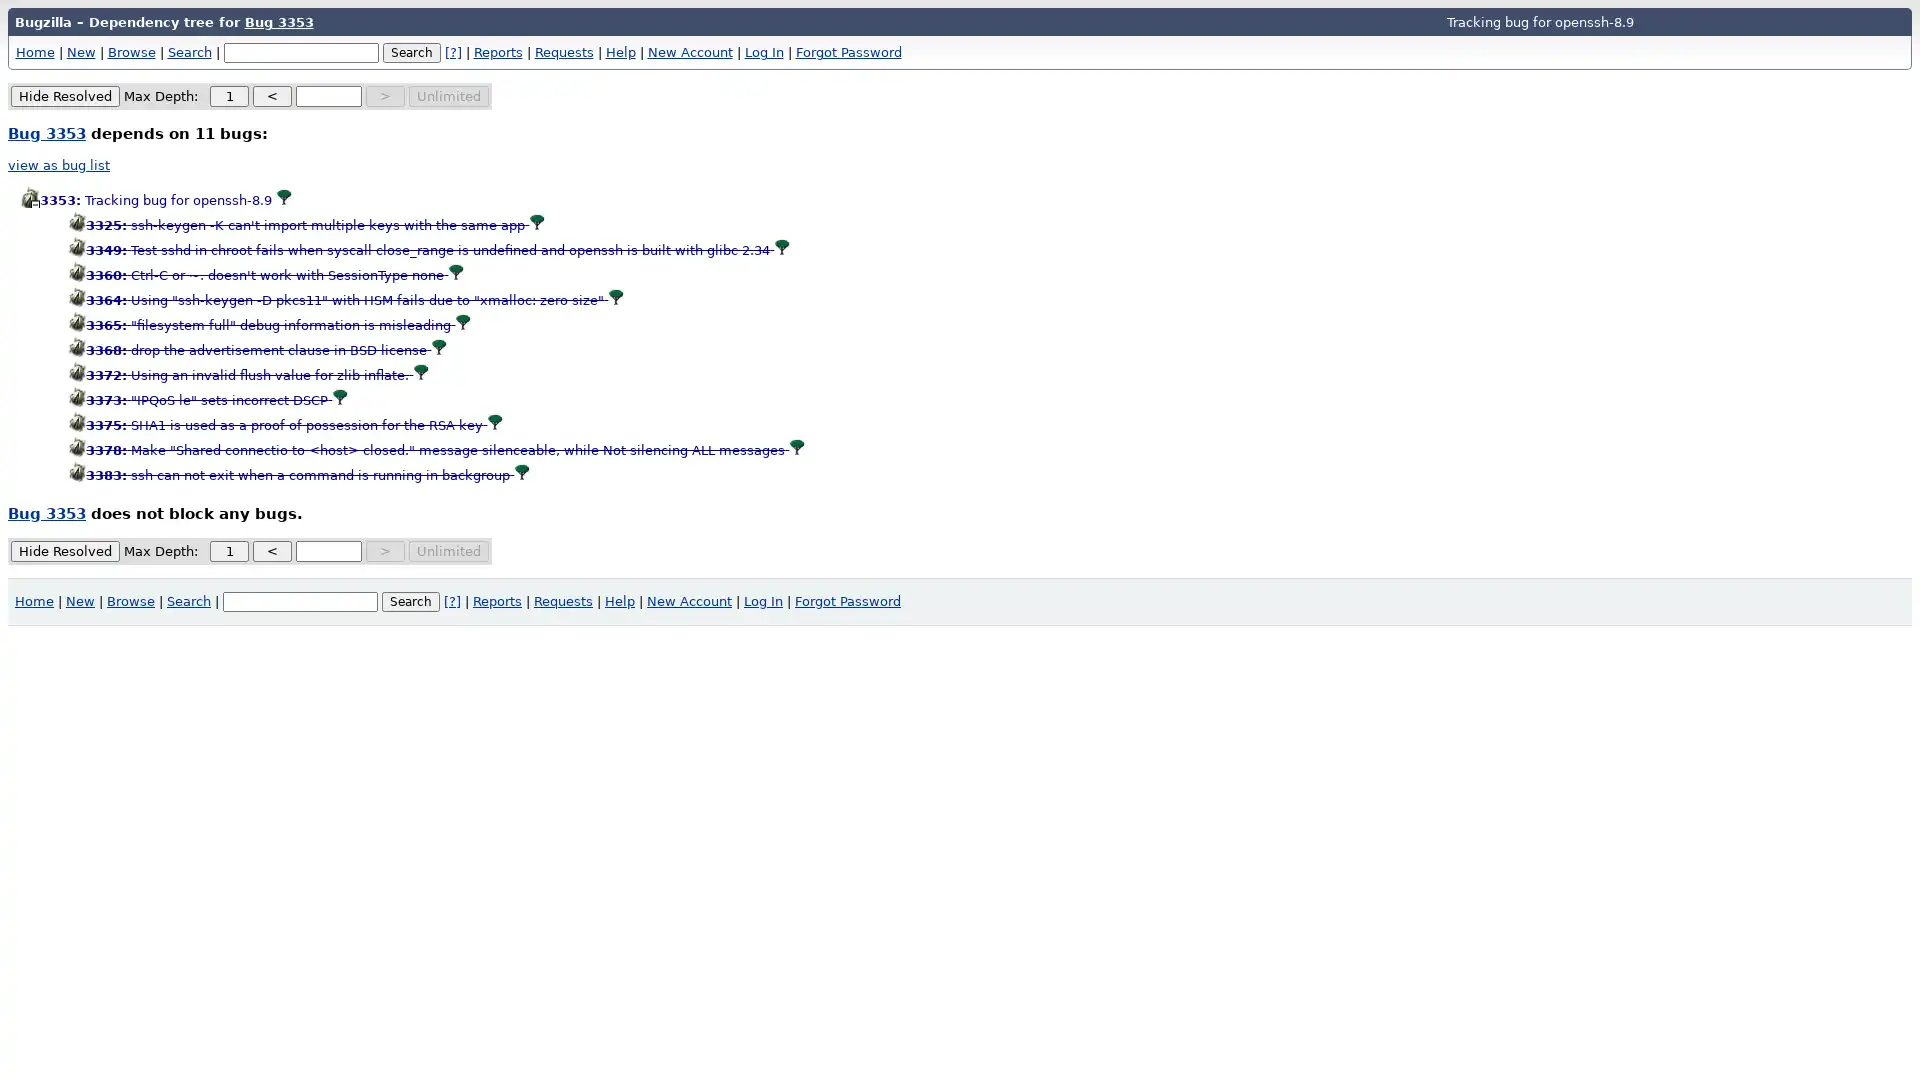  Describe the element at coordinates (271, 96) in the screenshot. I see `<` at that location.